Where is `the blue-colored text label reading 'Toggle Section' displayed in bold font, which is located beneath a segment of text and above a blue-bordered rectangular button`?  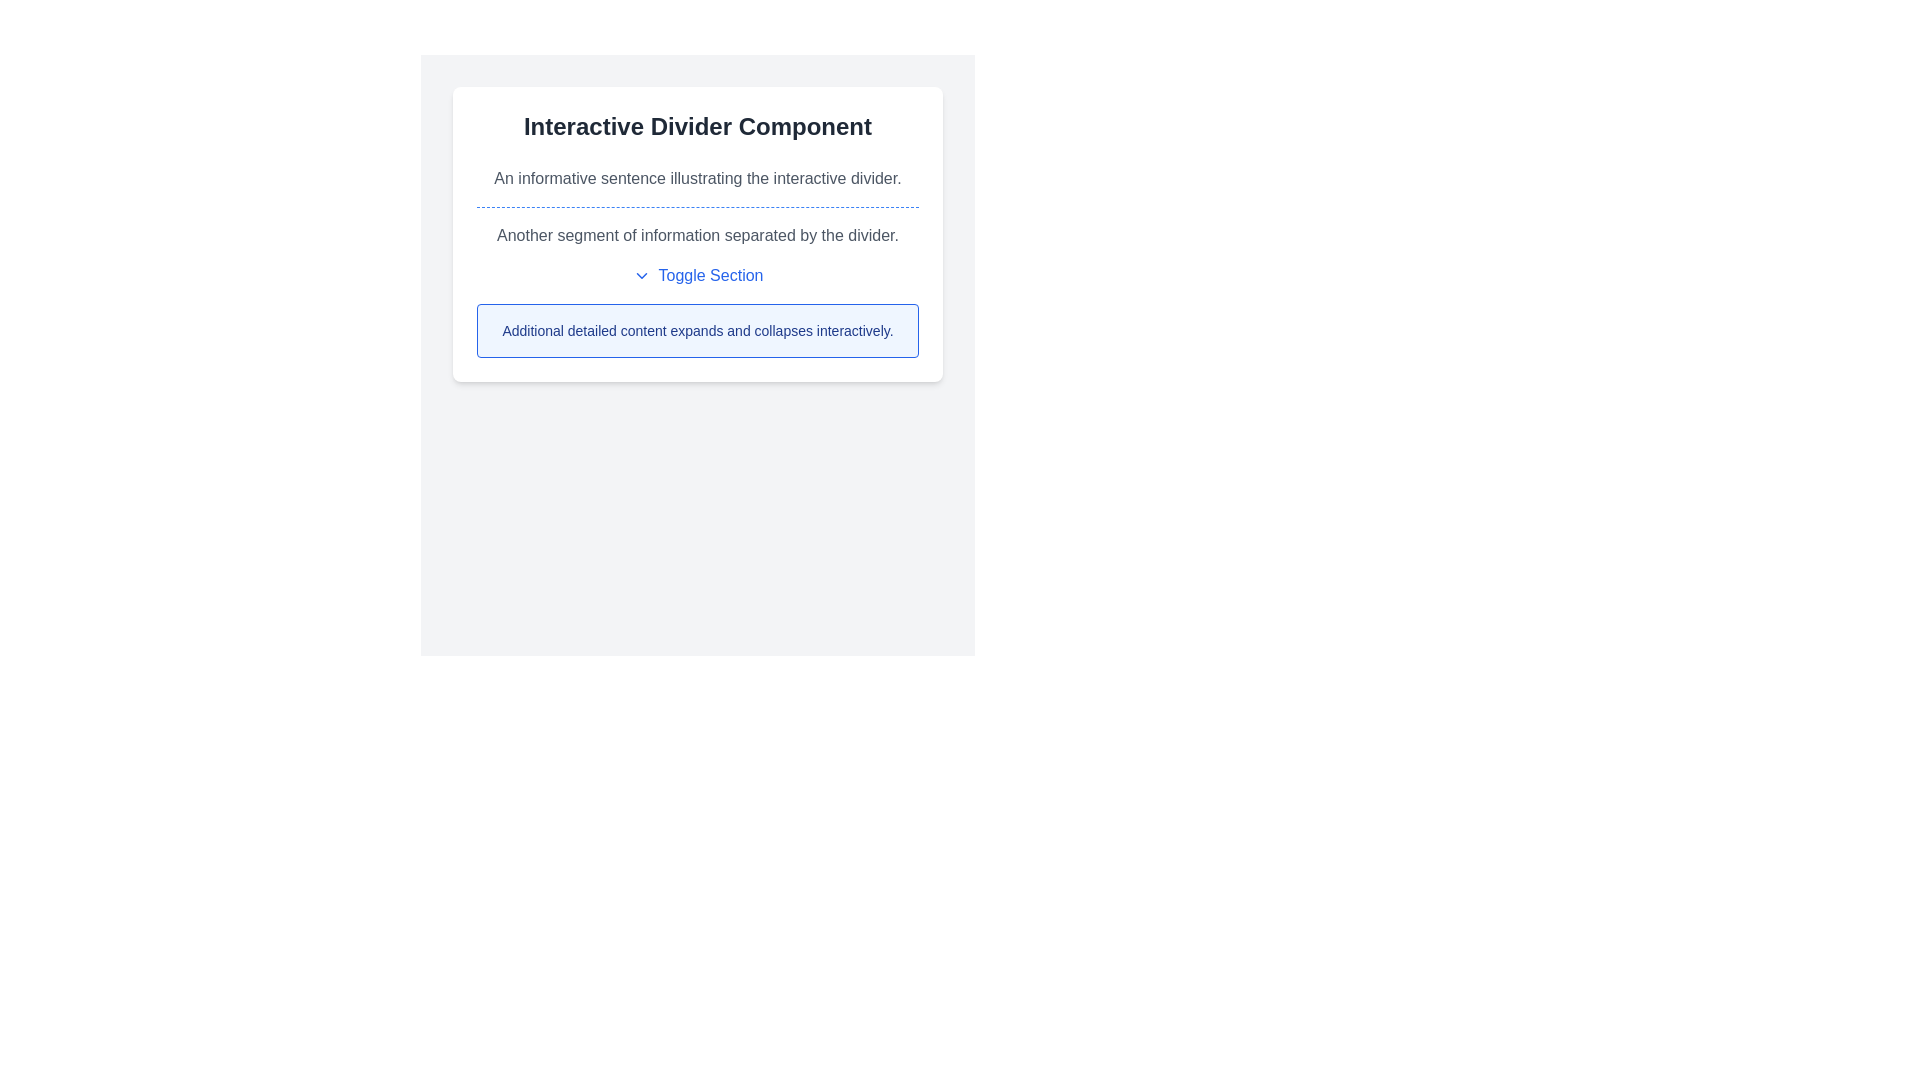
the blue-colored text label reading 'Toggle Section' displayed in bold font, which is located beneath a segment of text and above a blue-bordered rectangular button is located at coordinates (710, 276).